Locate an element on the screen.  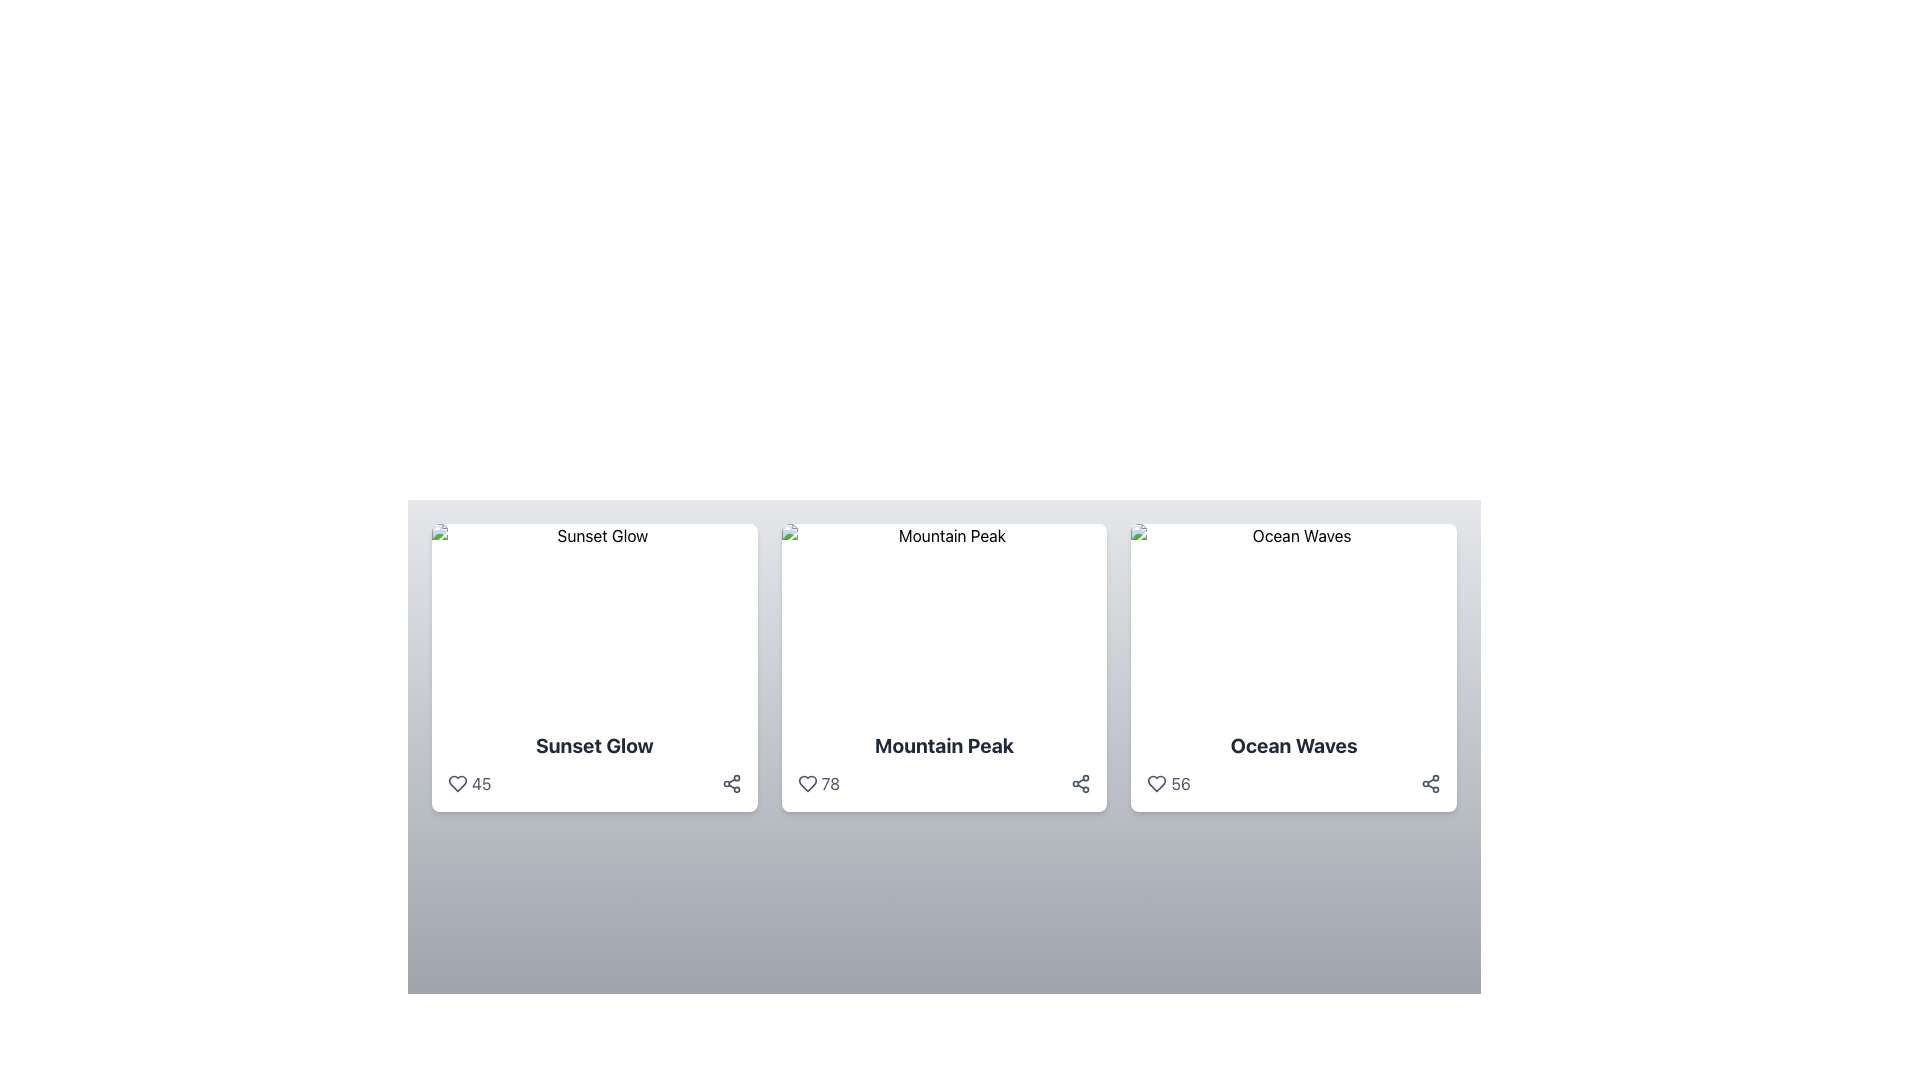
like count displayed in the Interactive Like Display, which shows '56' for the associated content located below the text 'Ocean Waves' is located at coordinates (1169, 782).